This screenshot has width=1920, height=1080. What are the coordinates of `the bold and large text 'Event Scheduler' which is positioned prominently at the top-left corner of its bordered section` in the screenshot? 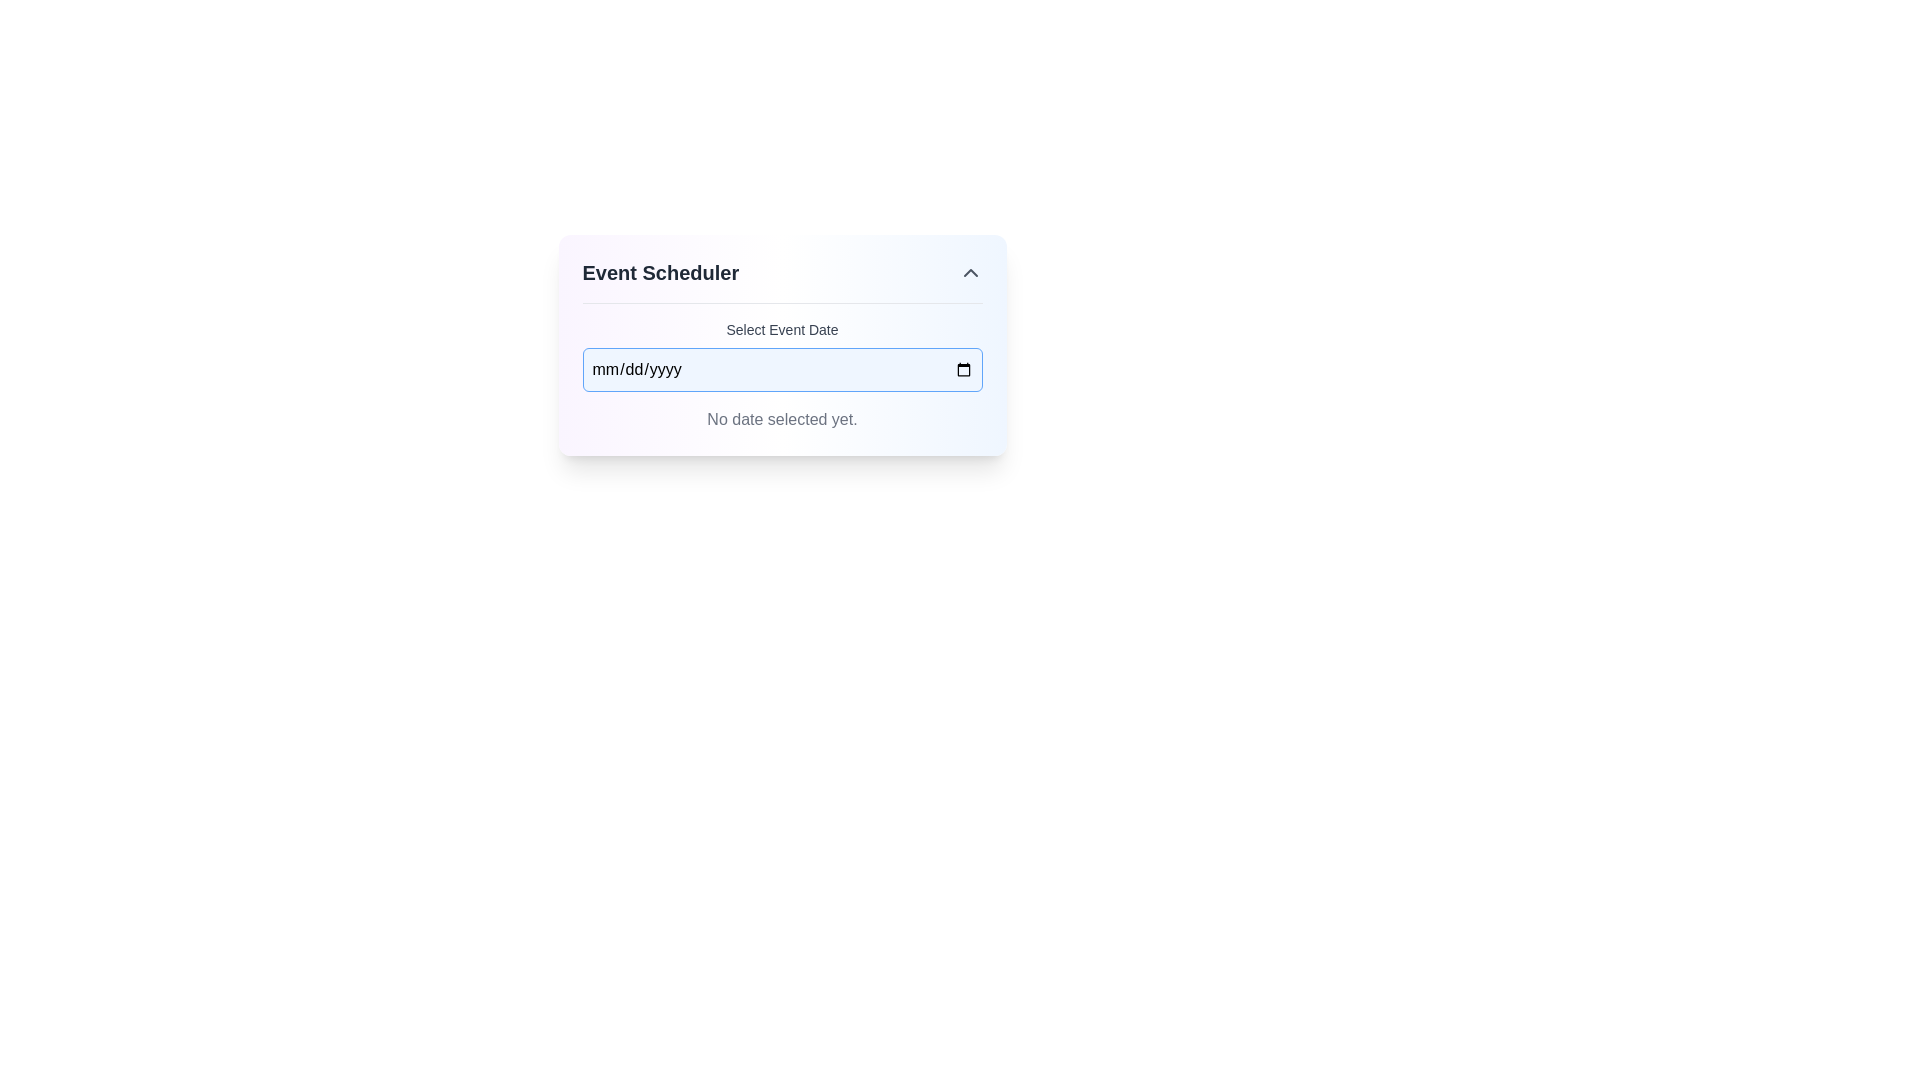 It's located at (660, 273).